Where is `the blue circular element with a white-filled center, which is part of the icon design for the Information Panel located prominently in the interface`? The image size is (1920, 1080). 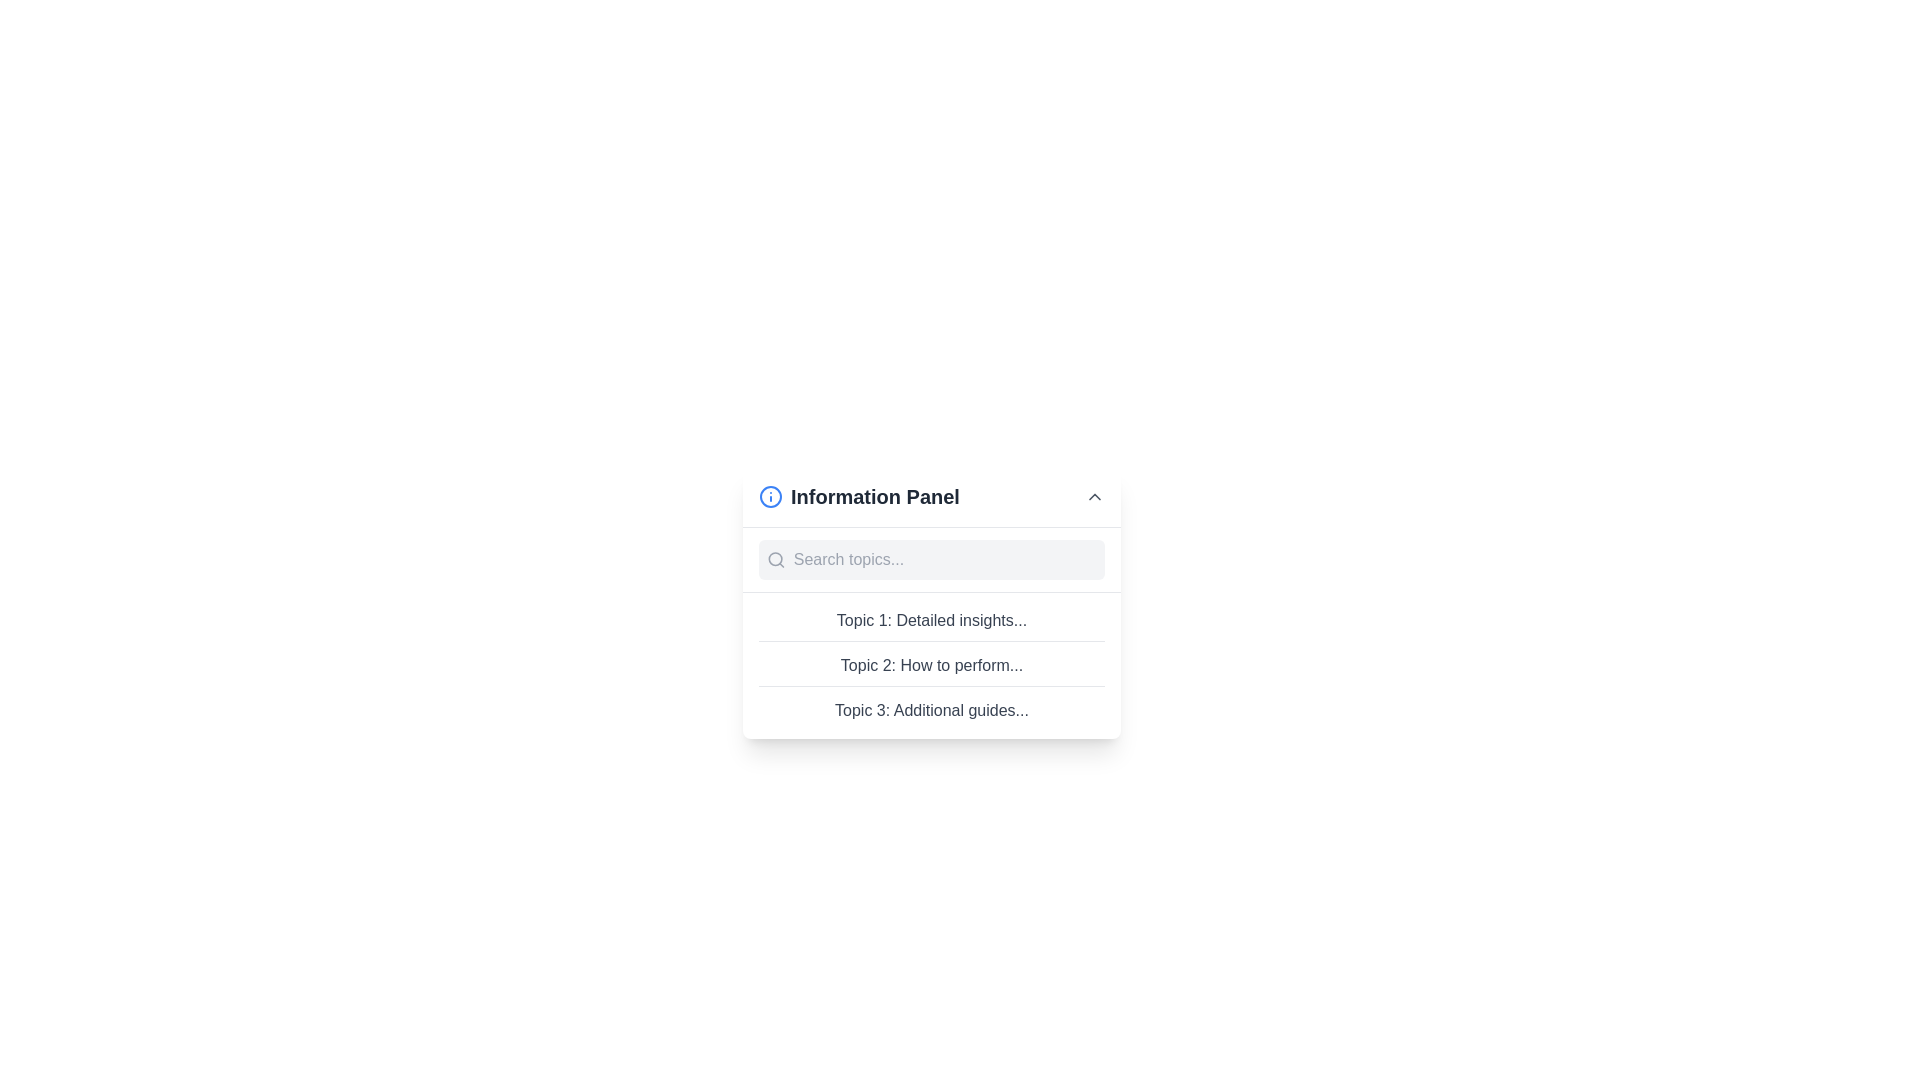
the blue circular element with a white-filled center, which is part of the icon design for the Information Panel located prominently in the interface is located at coordinates (770, 496).